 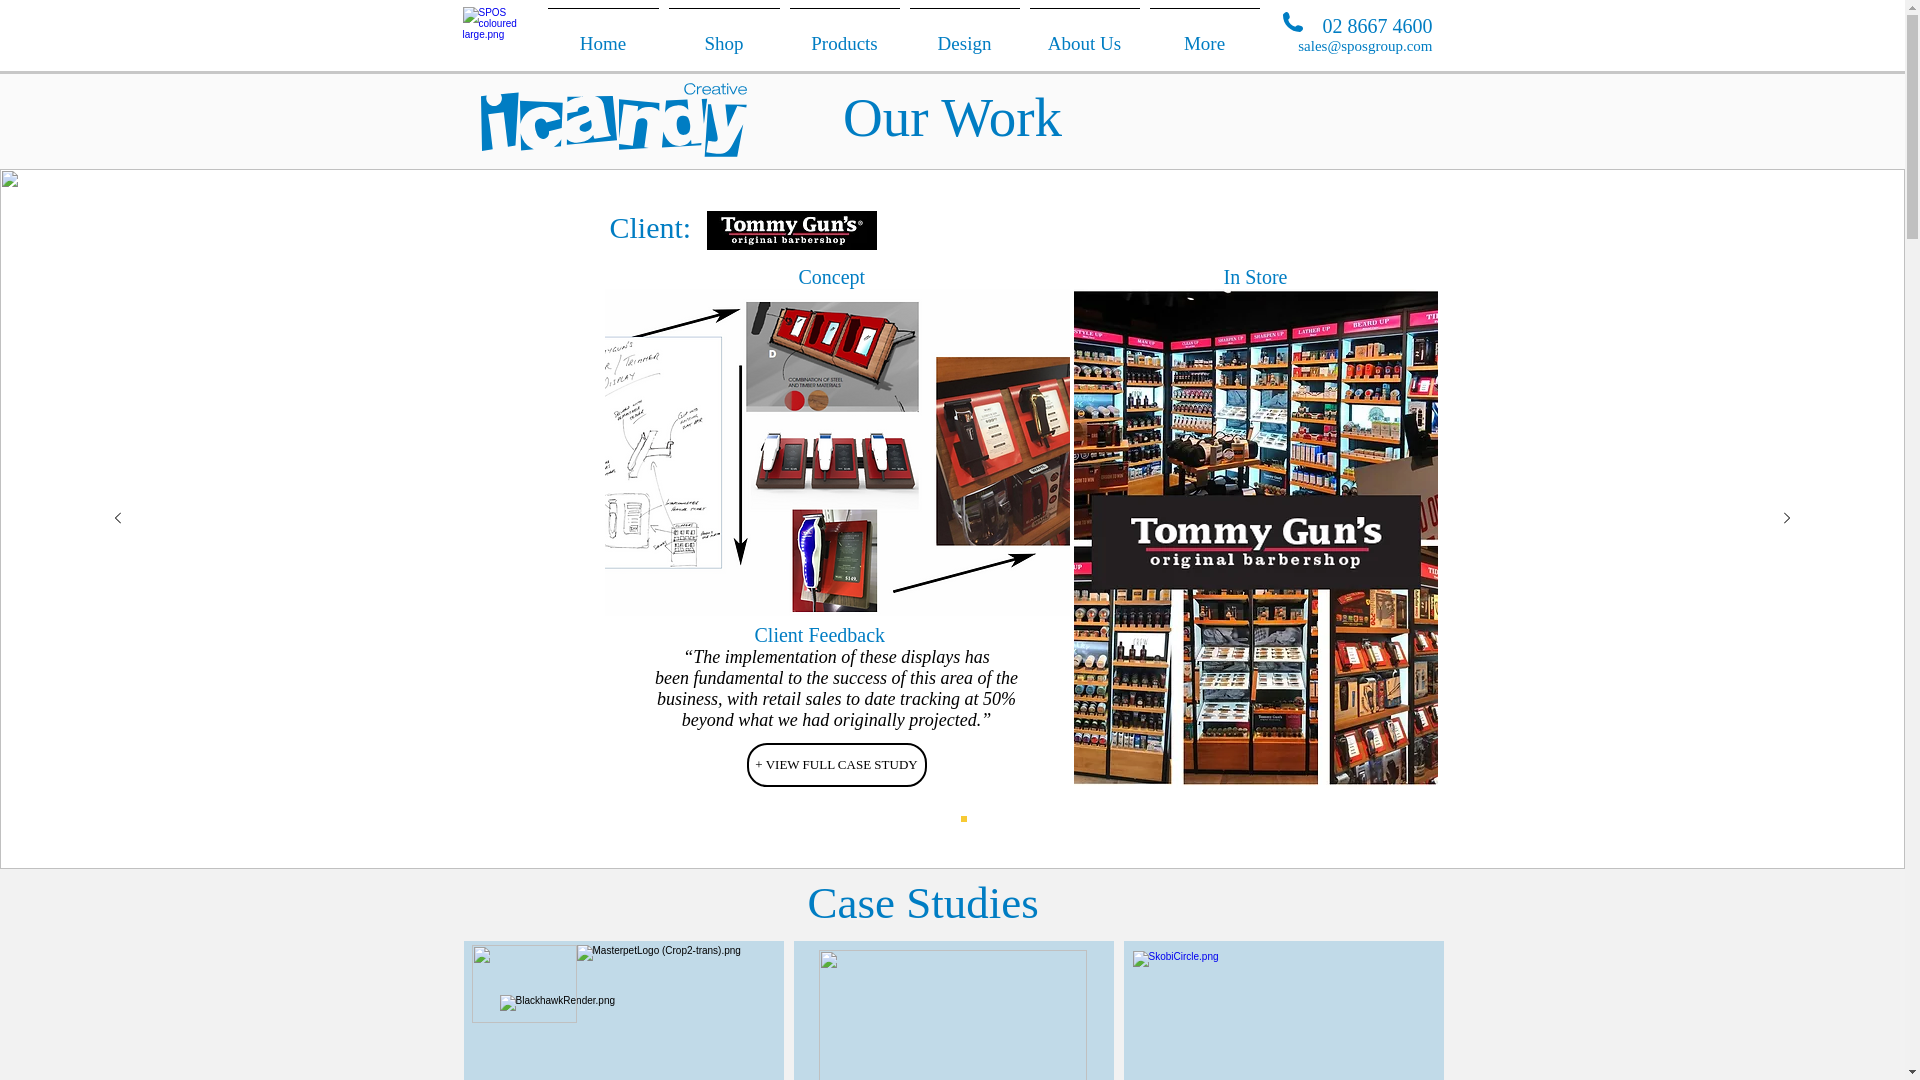 I want to click on 'Shop', so click(x=723, y=34).